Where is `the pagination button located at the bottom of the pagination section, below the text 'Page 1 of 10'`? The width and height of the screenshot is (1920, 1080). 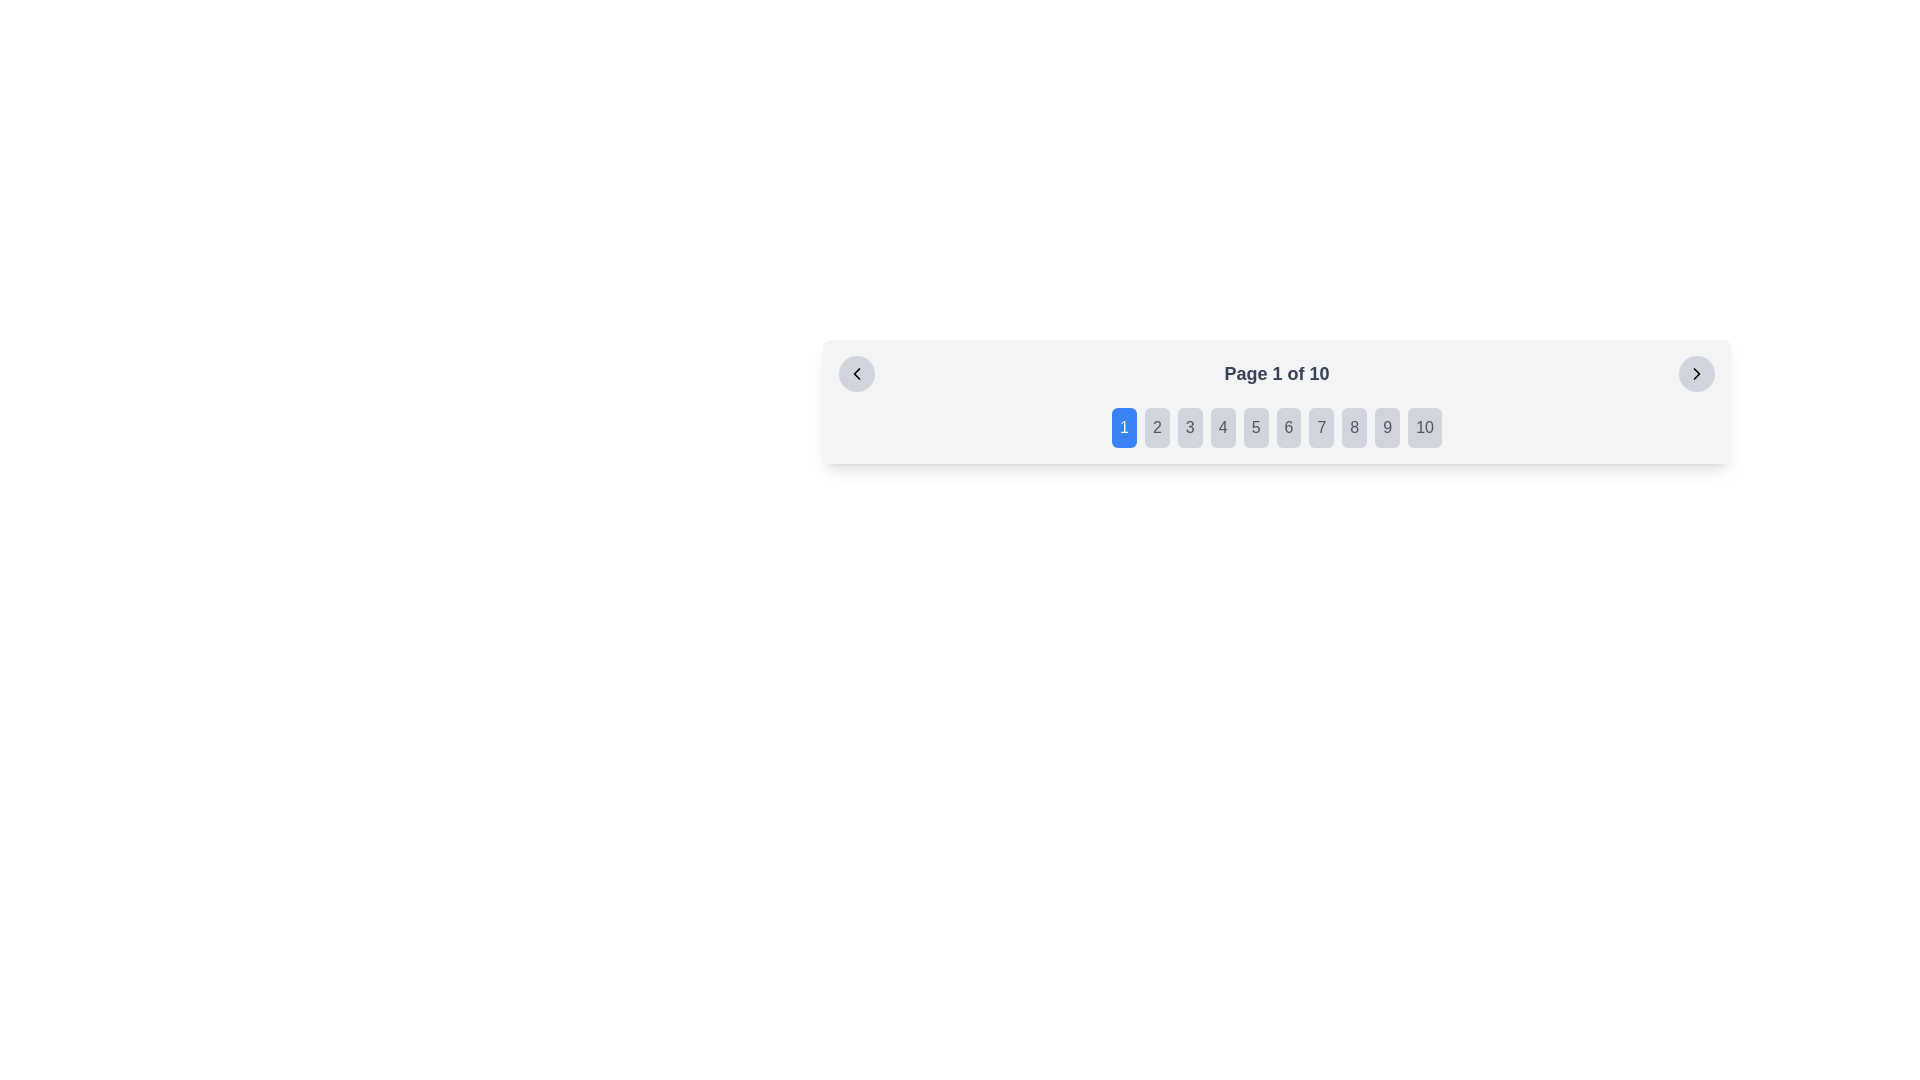
the pagination button located at the bottom of the pagination section, below the text 'Page 1 of 10' is located at coordinates (1275, 427).